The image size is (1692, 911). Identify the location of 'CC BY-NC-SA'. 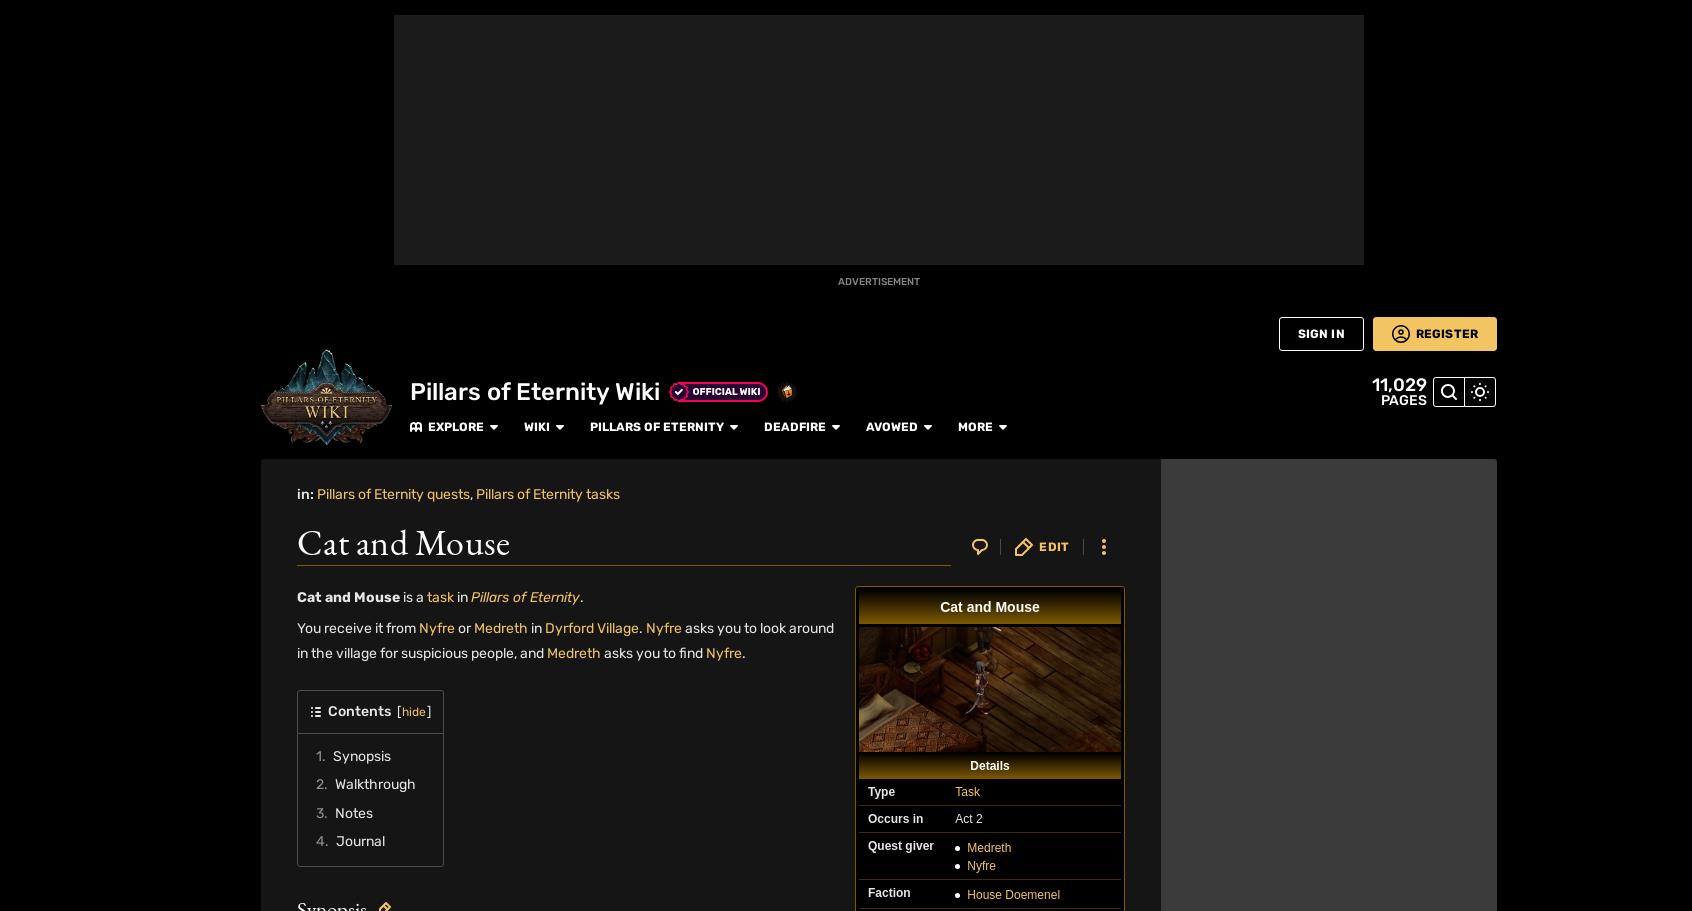
(539, 836).